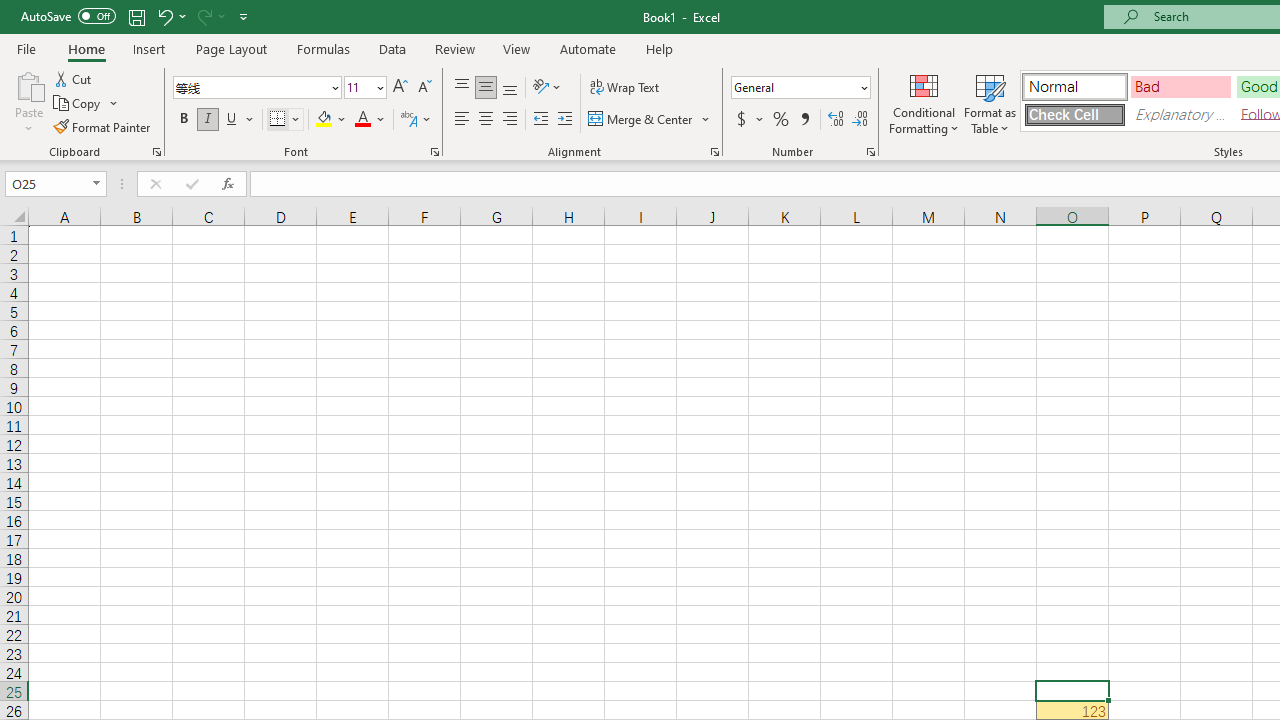 The height and width of the screenshot is (720, 1280). I want to click on 'Copy', so click(85, 103).